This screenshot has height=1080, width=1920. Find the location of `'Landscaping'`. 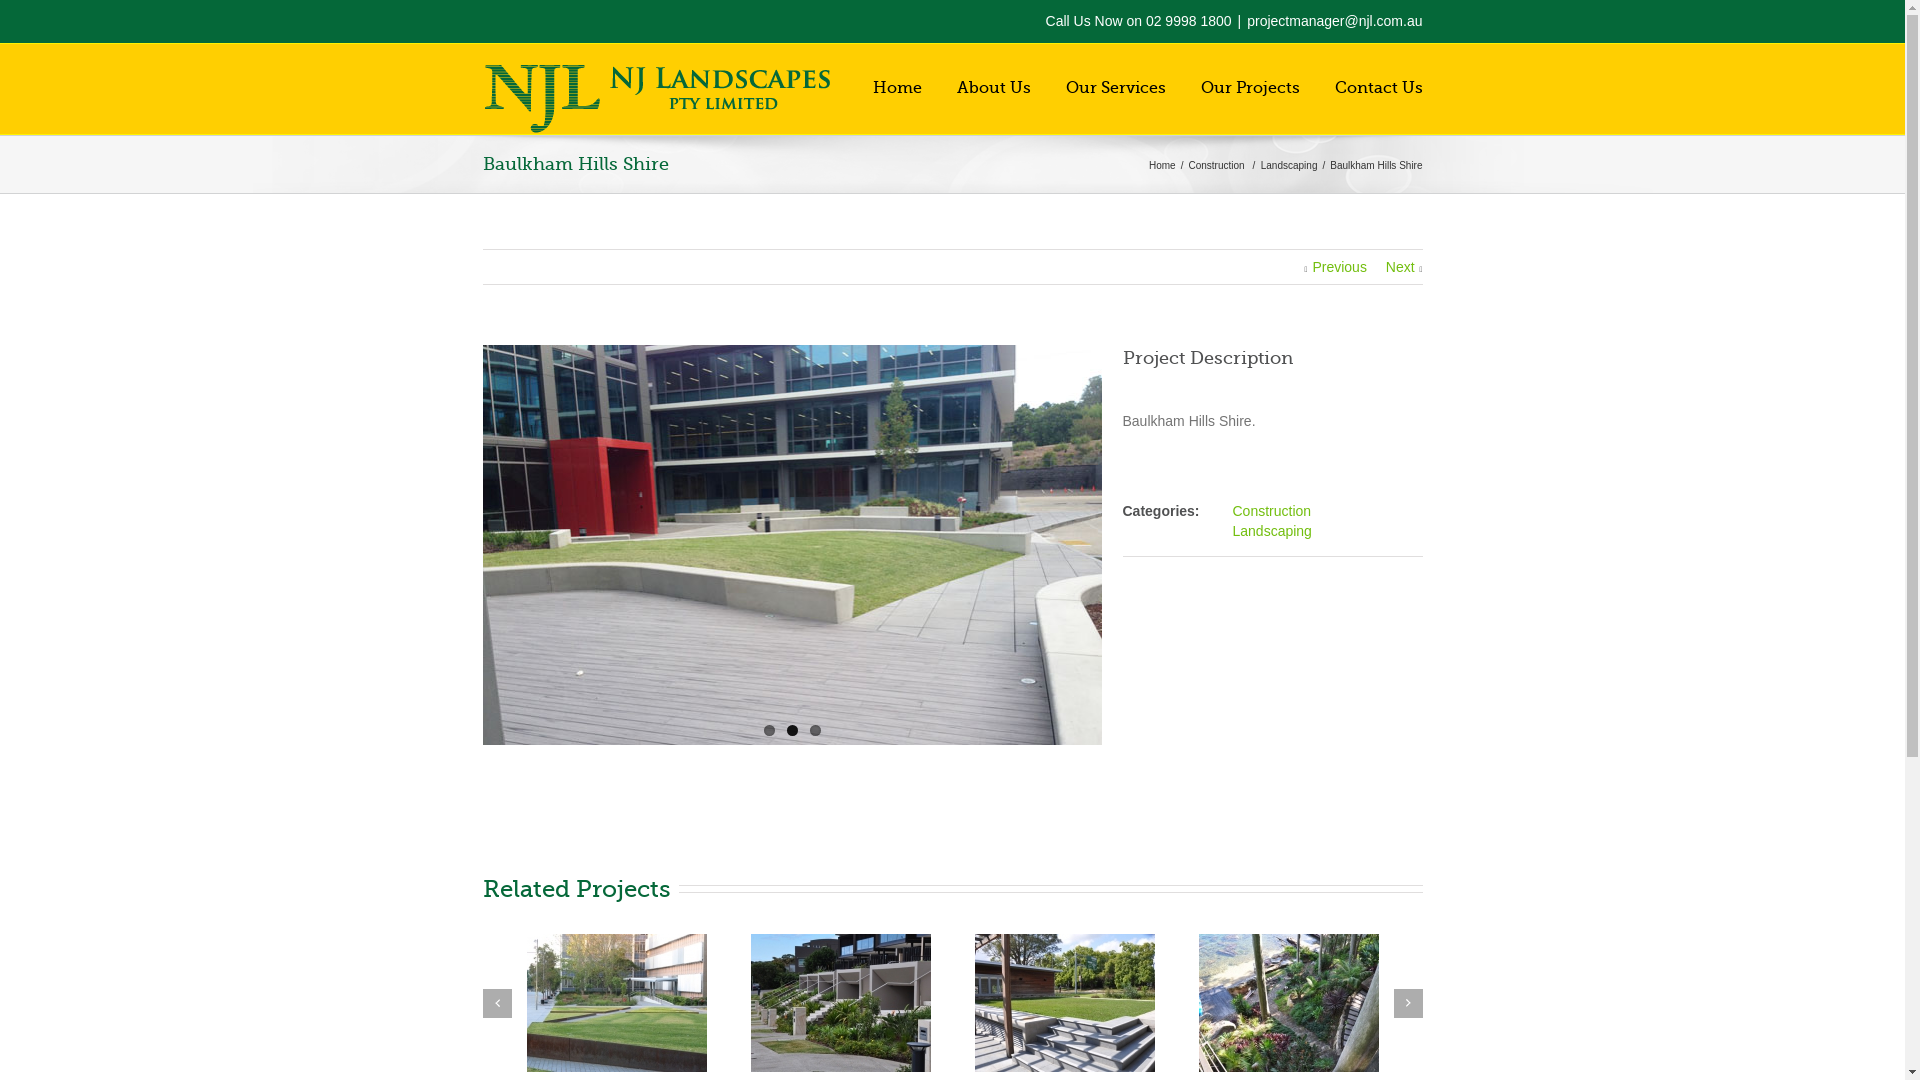

'Landscaping' is located at coordinates (1270, 530).